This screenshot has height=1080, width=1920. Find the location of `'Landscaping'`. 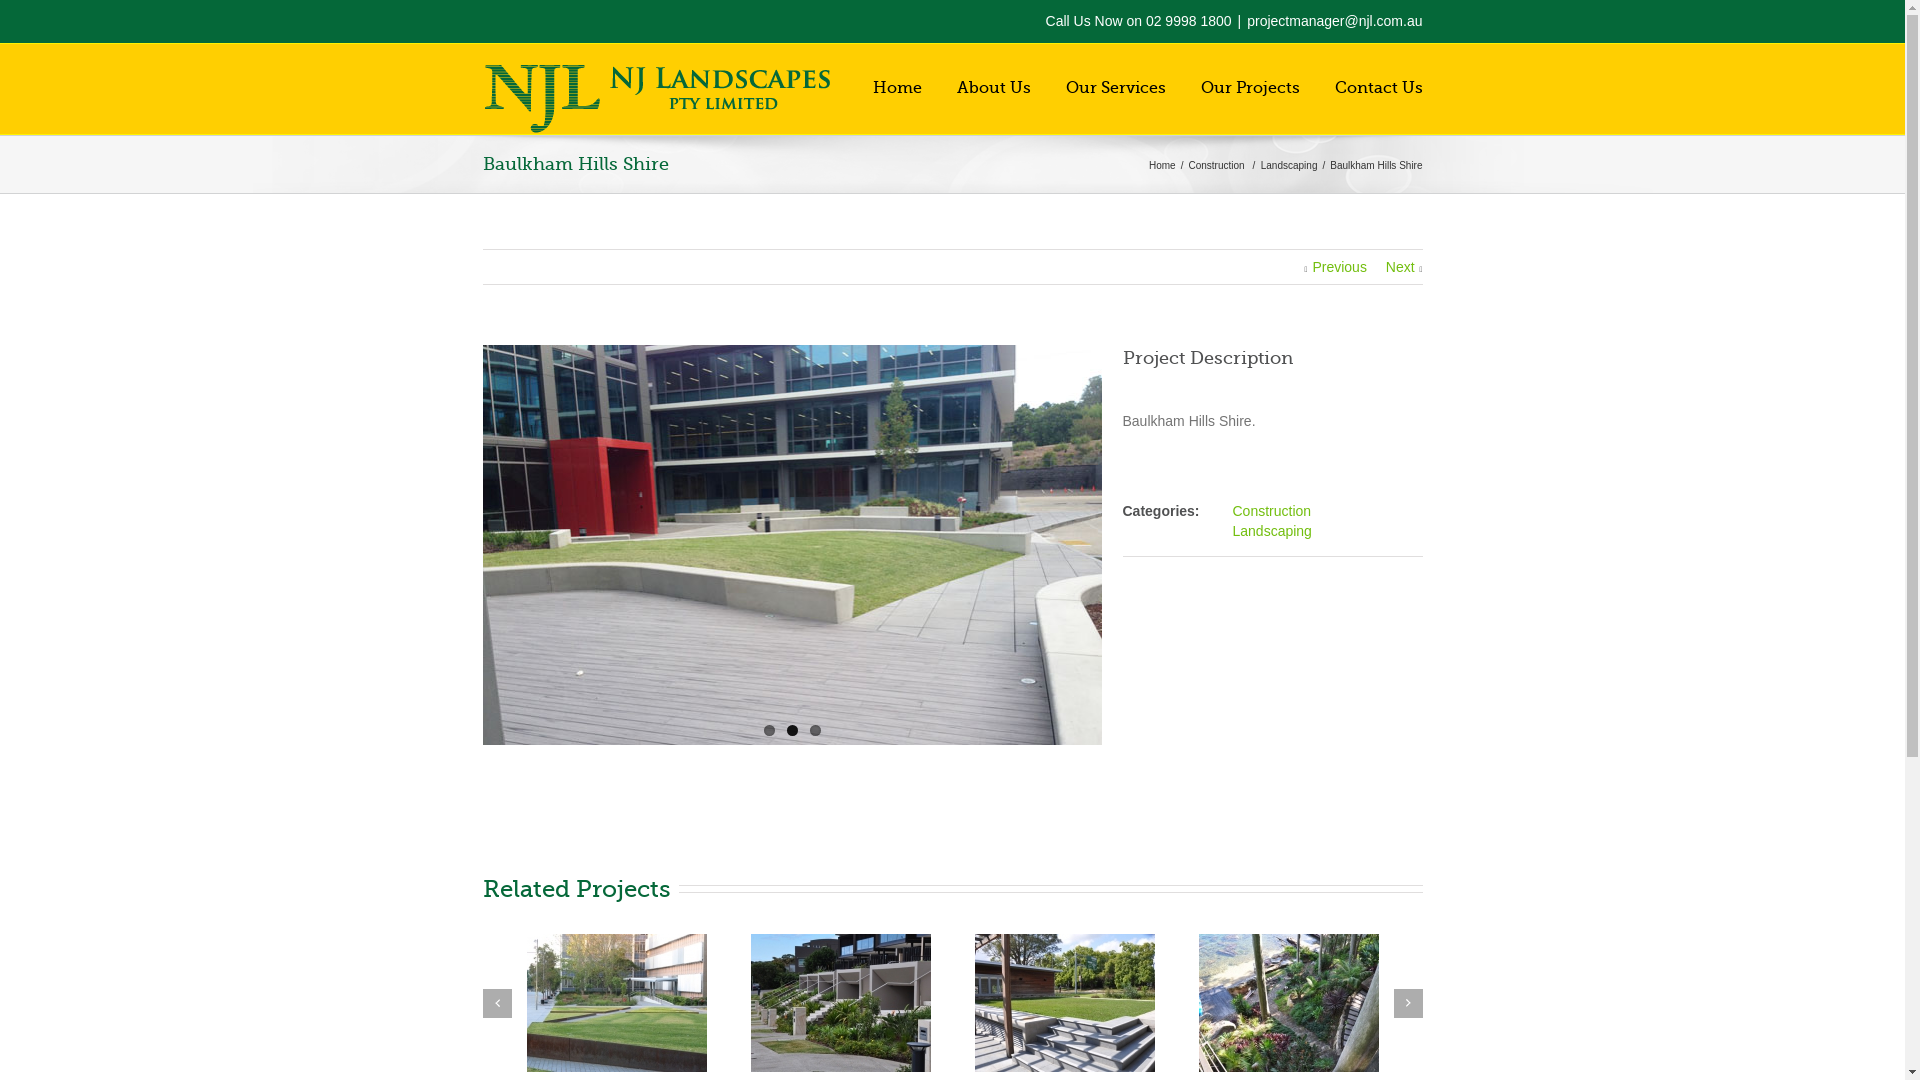

'Landscaping' is located at coordinates (1270, 530).